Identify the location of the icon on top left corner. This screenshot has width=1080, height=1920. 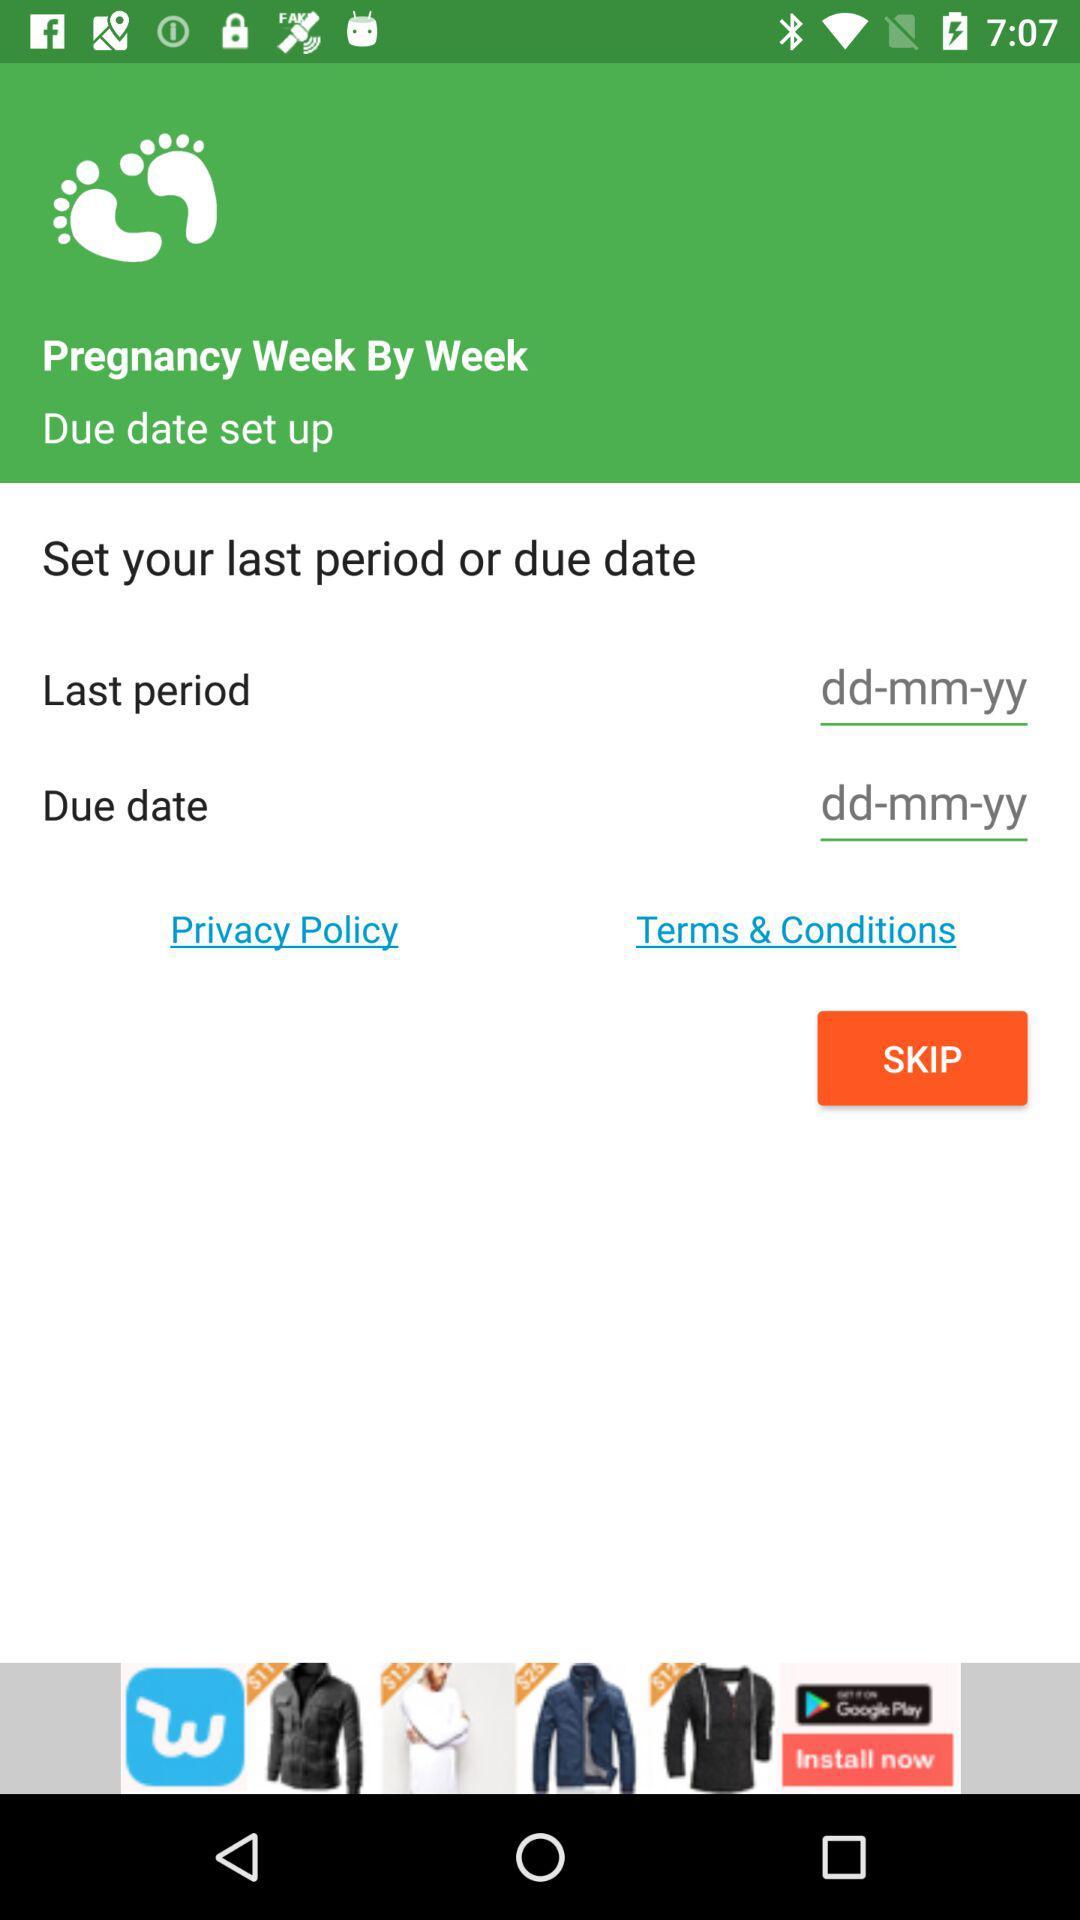
(135, 199).